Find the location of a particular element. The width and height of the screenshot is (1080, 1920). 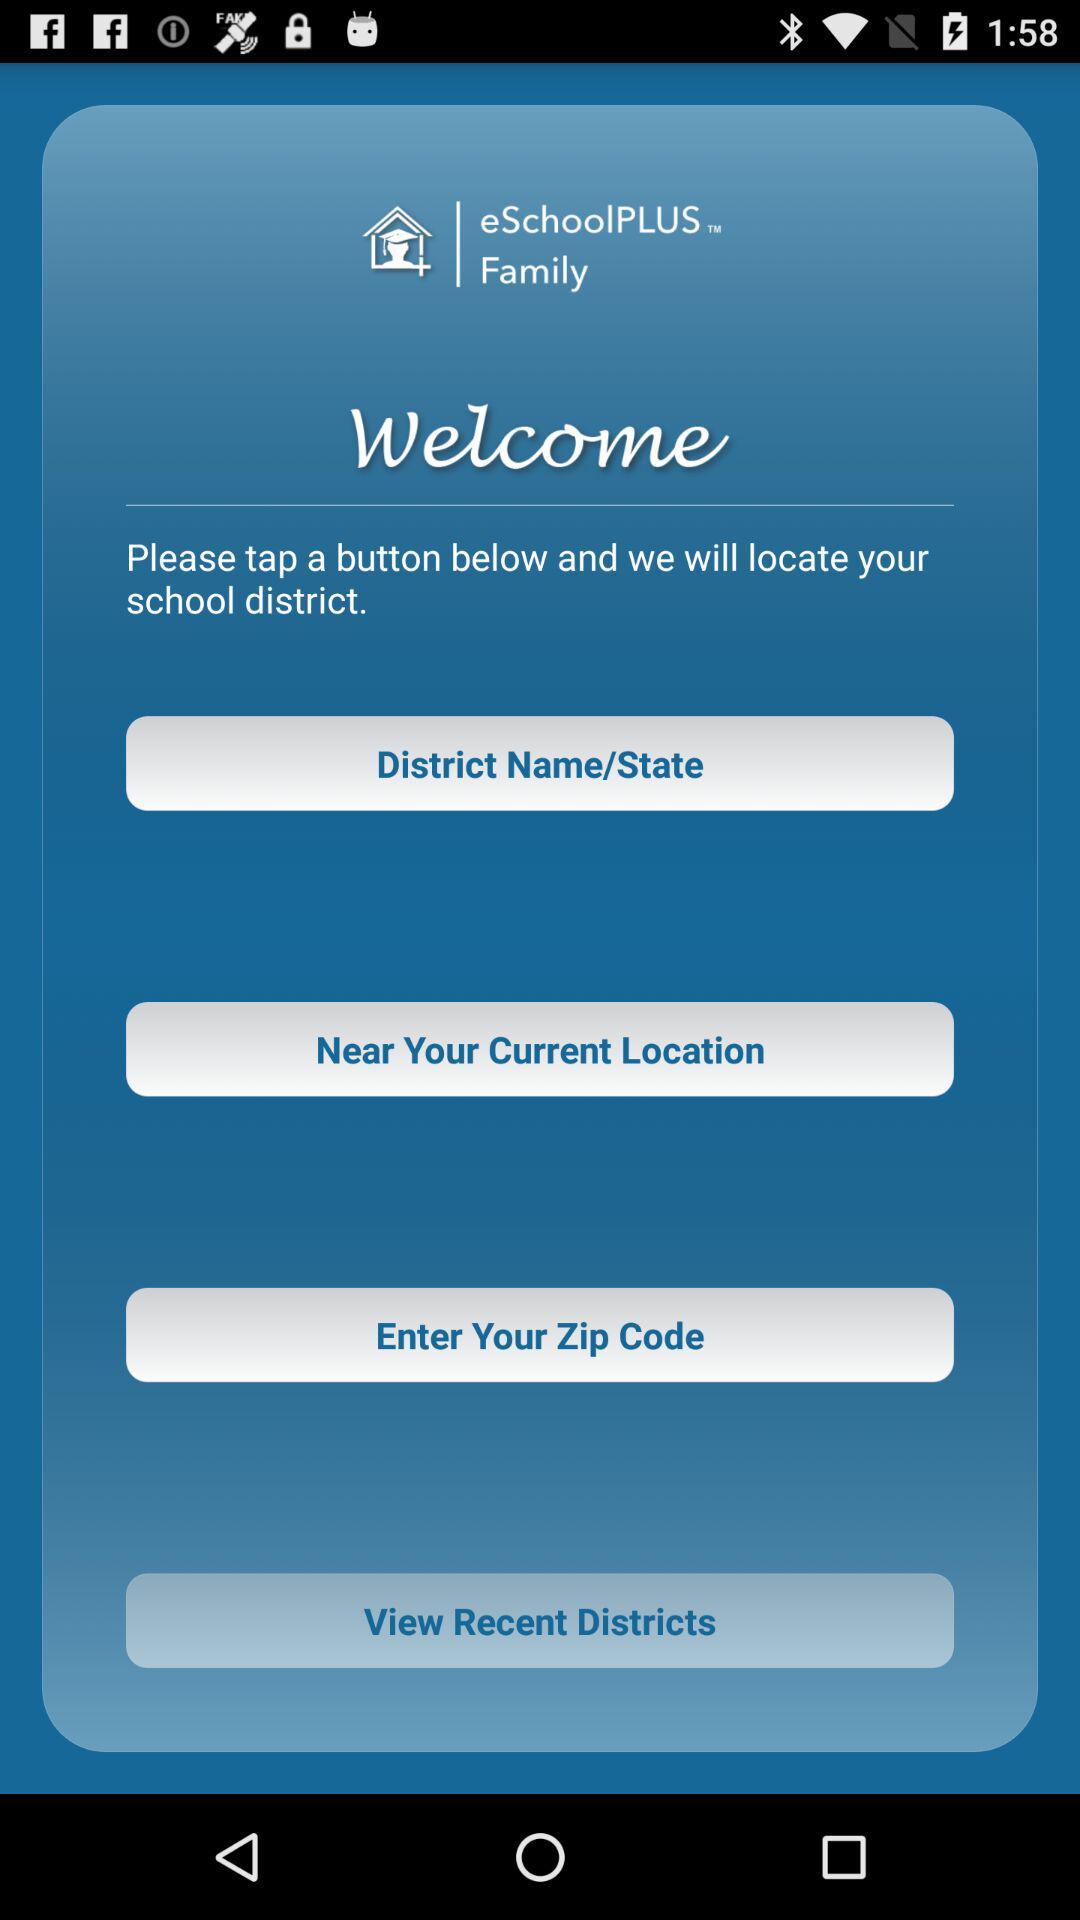

the button above near your current icon is located at coordinates (540, 762).